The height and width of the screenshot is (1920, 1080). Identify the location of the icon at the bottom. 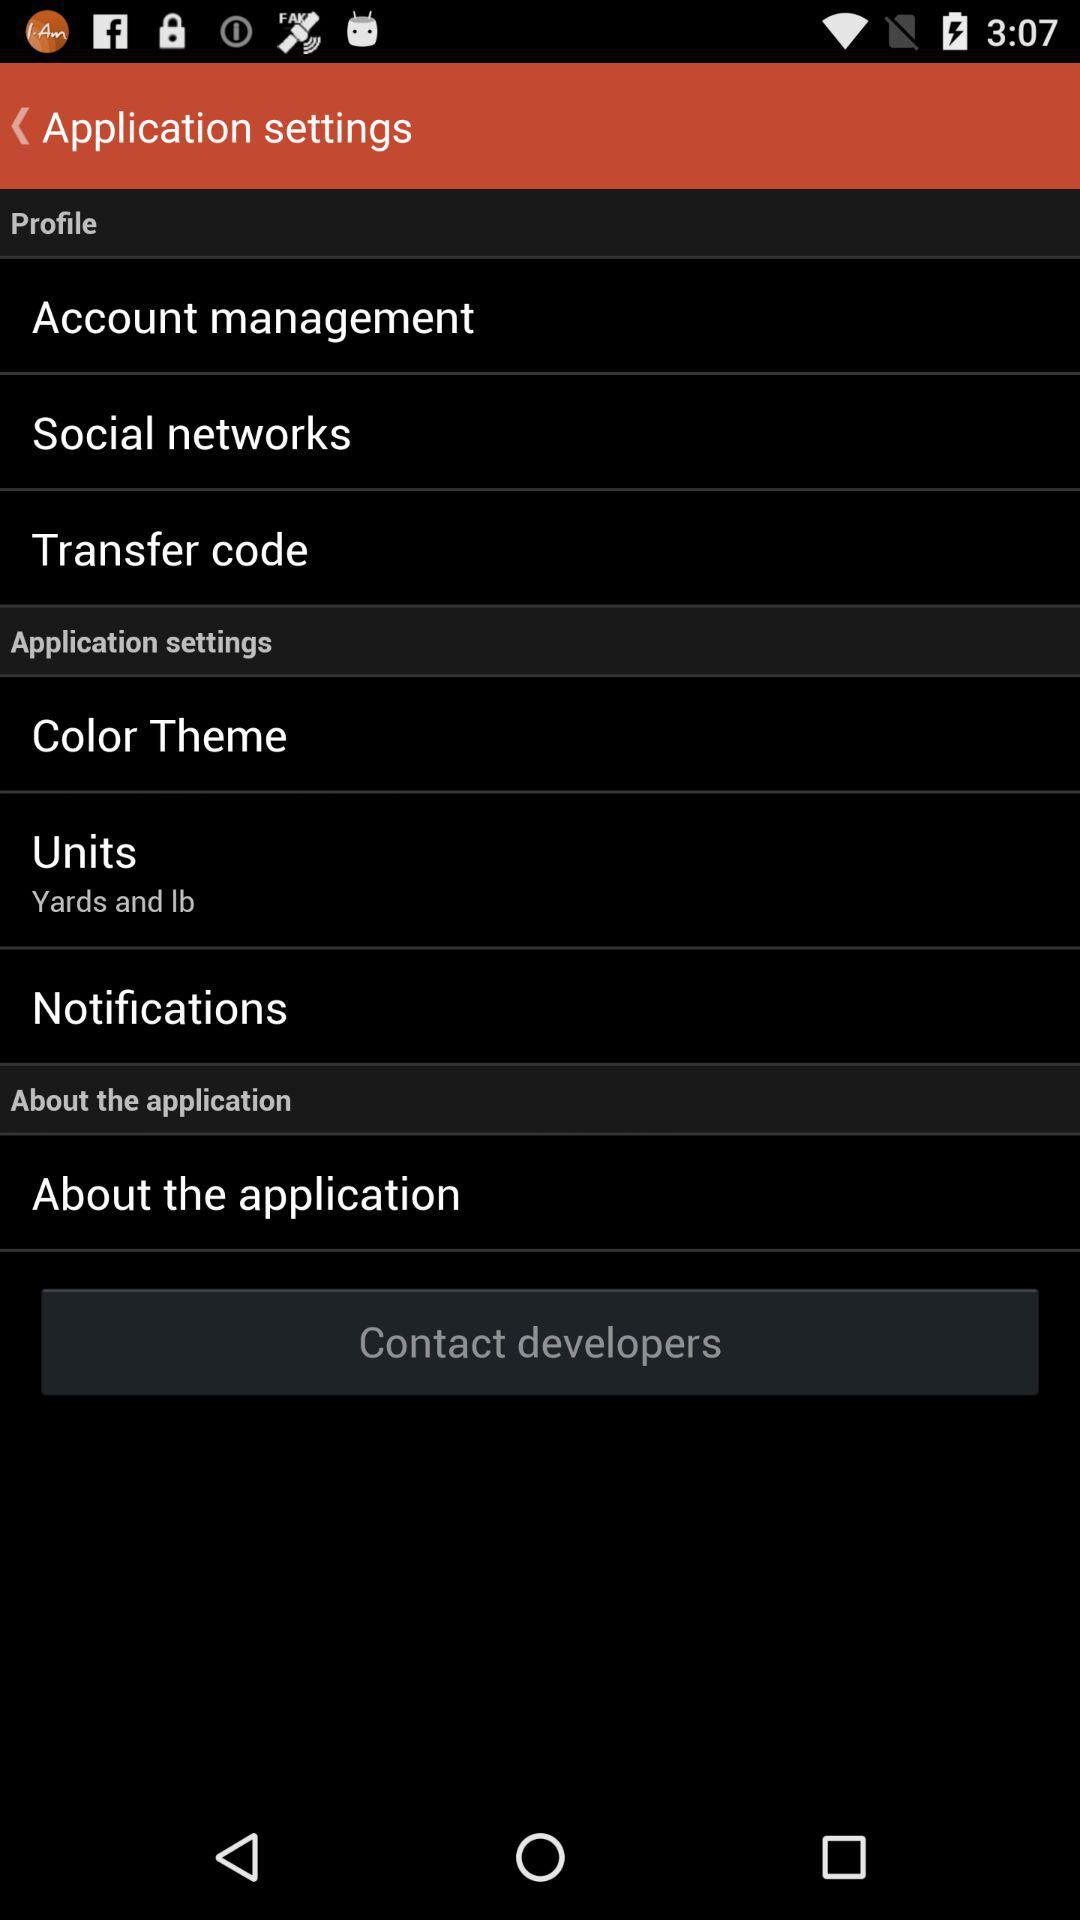
(540, 1340).